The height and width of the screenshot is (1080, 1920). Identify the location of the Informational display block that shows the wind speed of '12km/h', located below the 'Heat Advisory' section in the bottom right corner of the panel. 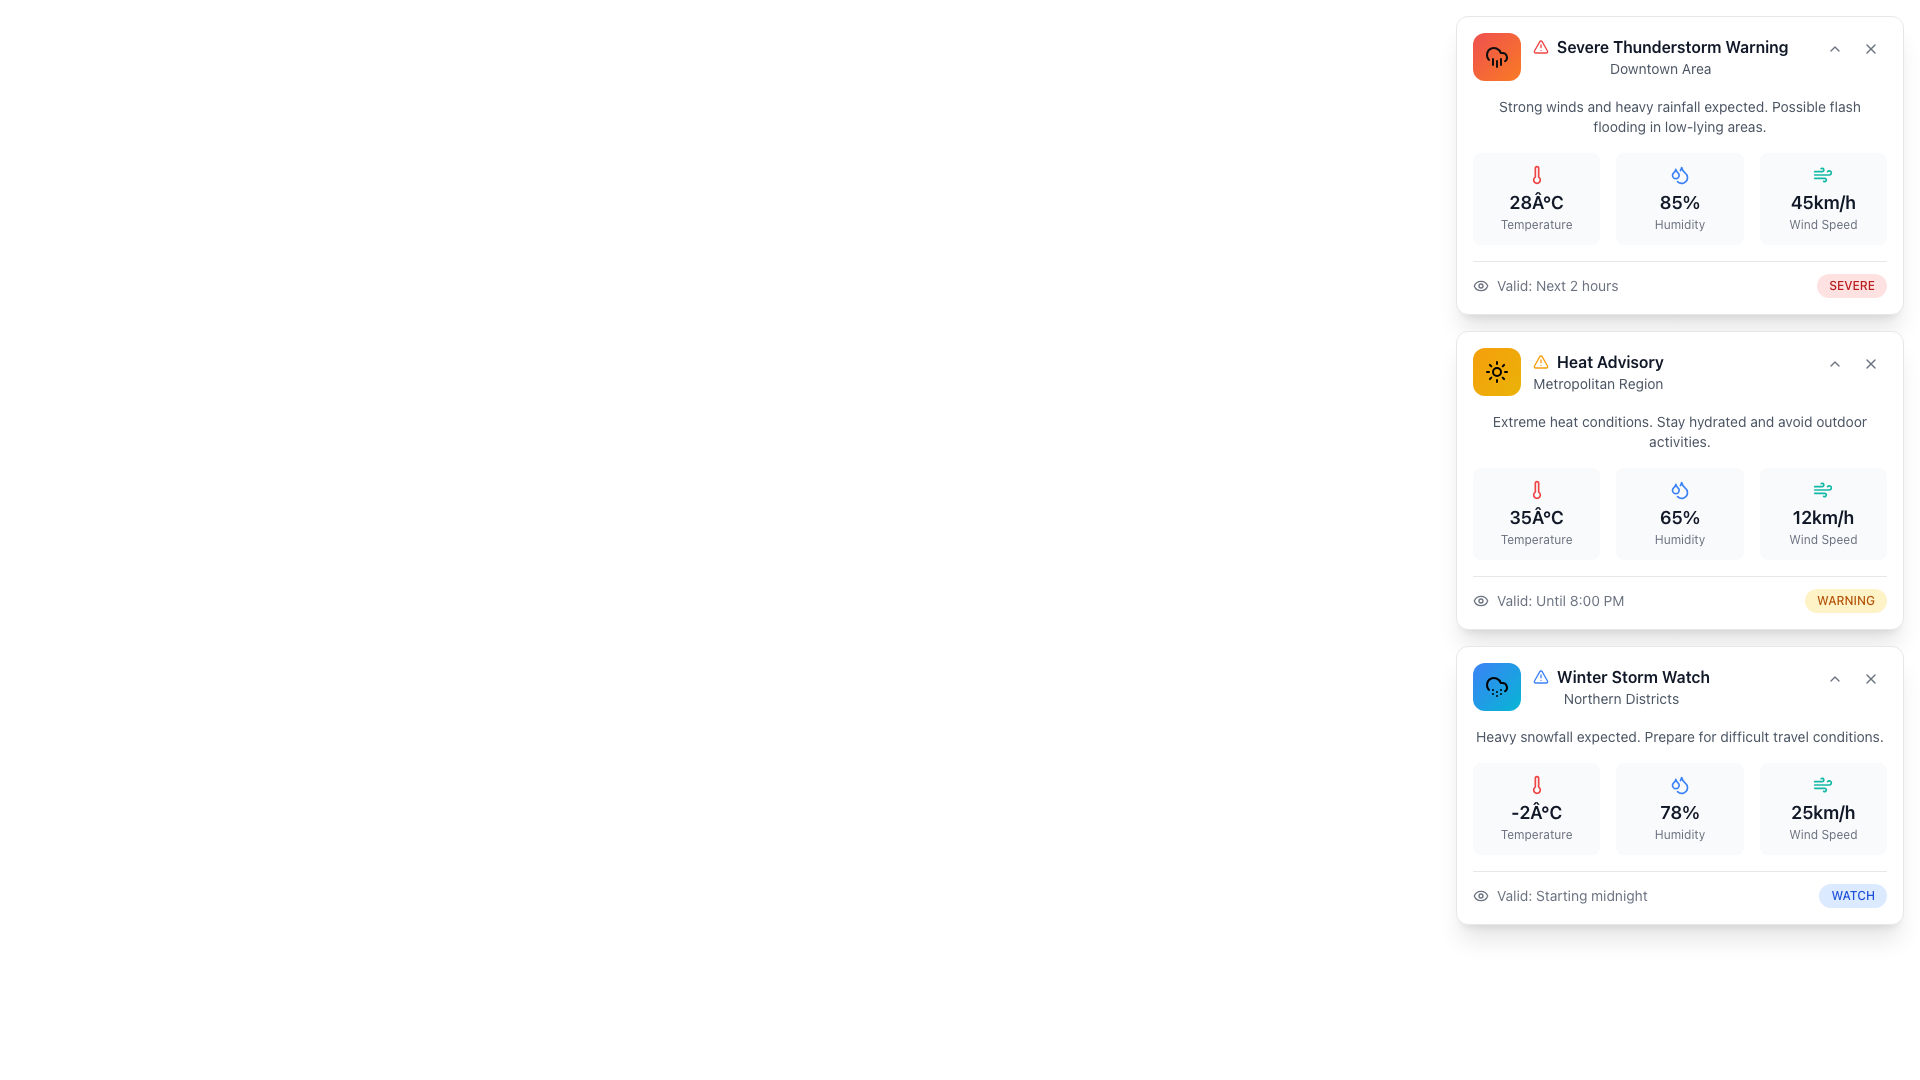
(1823, 512).